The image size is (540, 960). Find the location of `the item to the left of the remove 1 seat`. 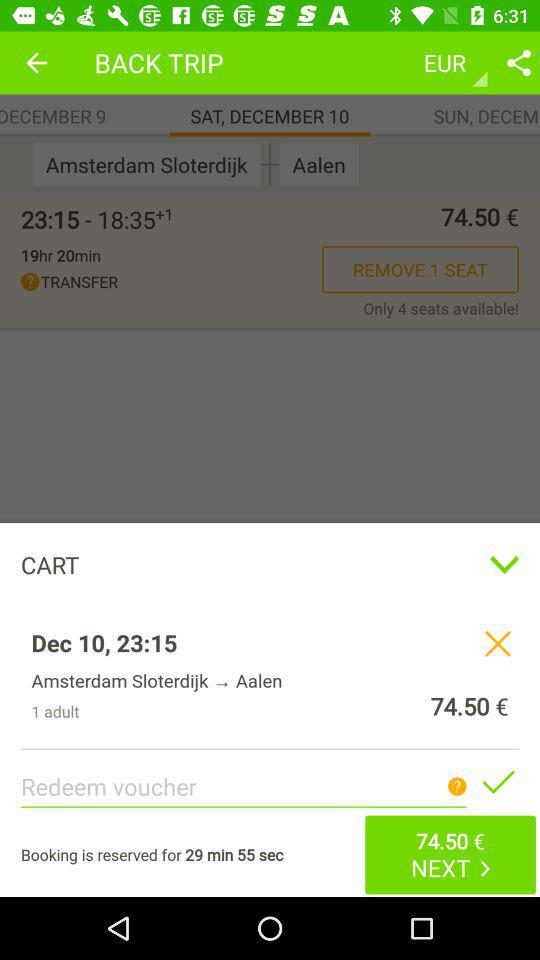

the item to the left of the remove 1 seat is located at coordinates (60, 254).